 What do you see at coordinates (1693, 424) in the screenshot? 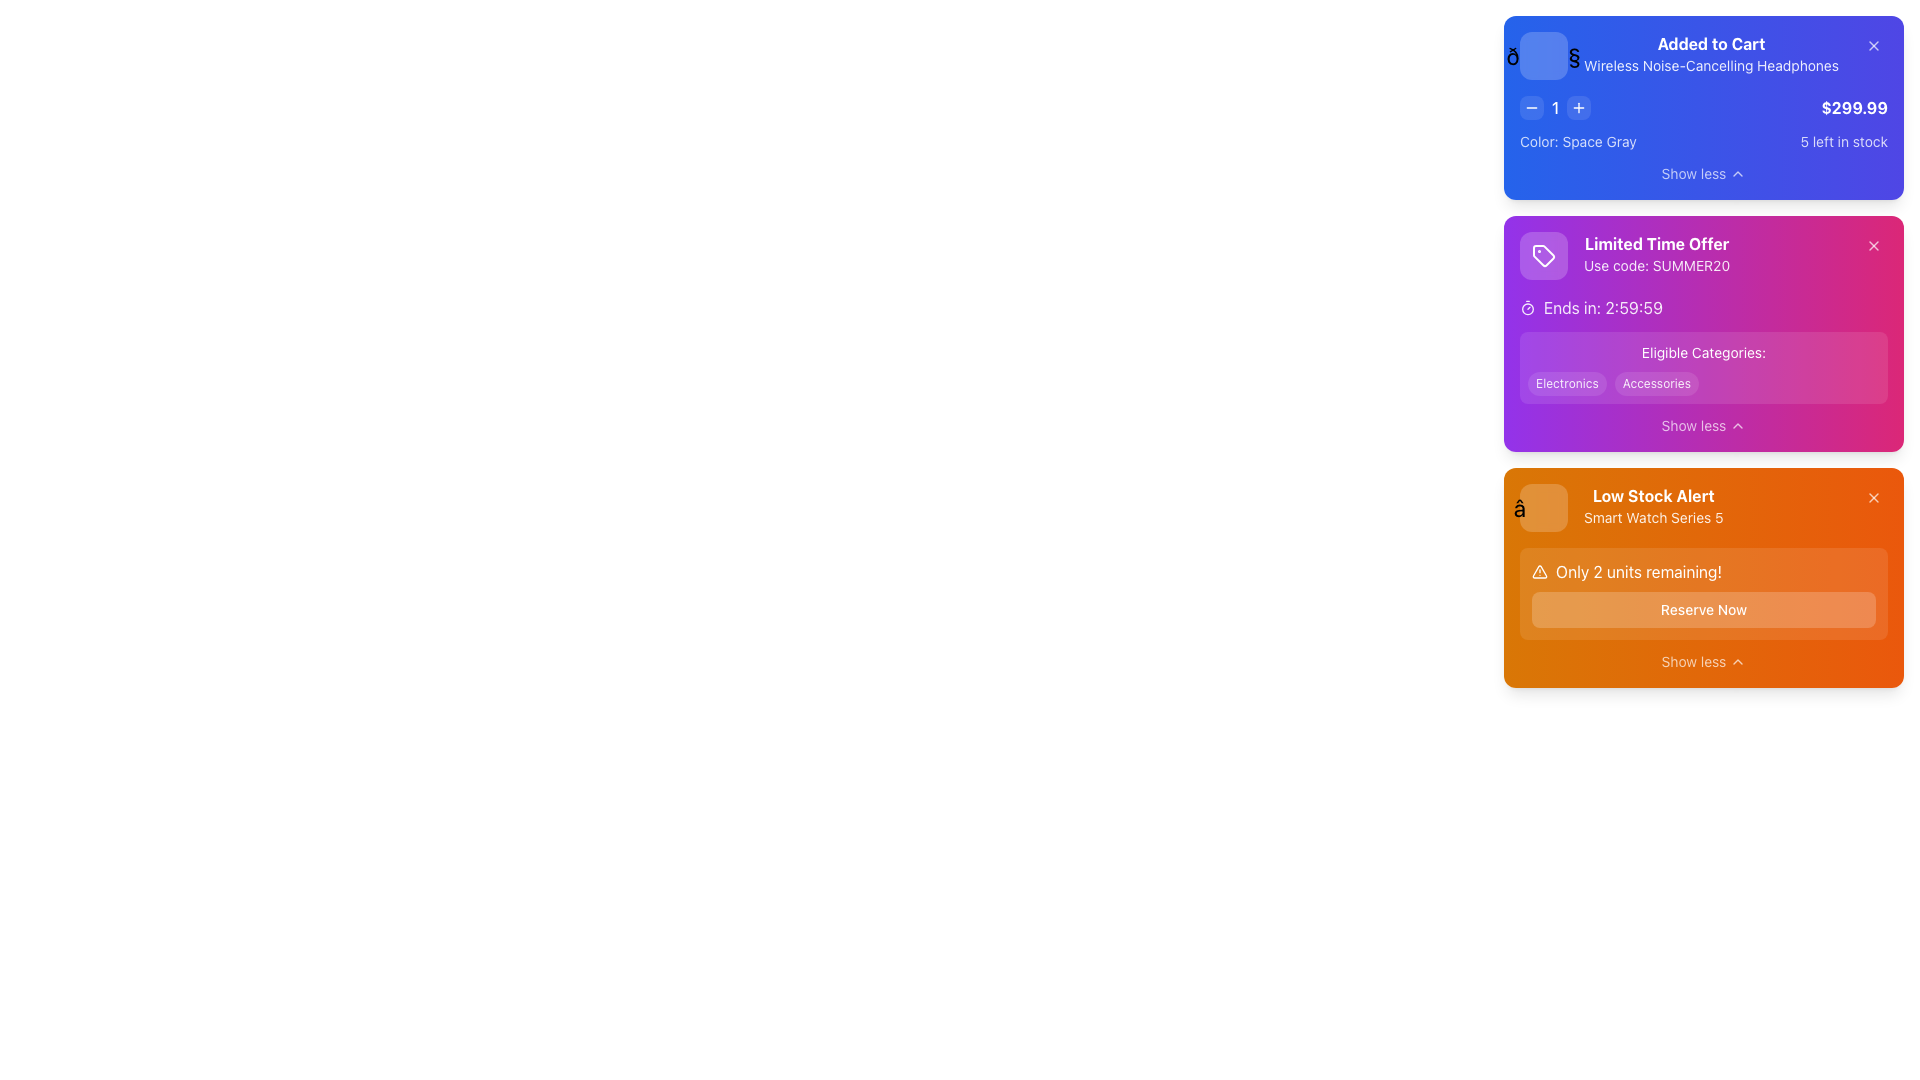
I see `the 'Show less' text label, which is displayed in white font on a gradient purple background` at bounding box center [1693, 424].